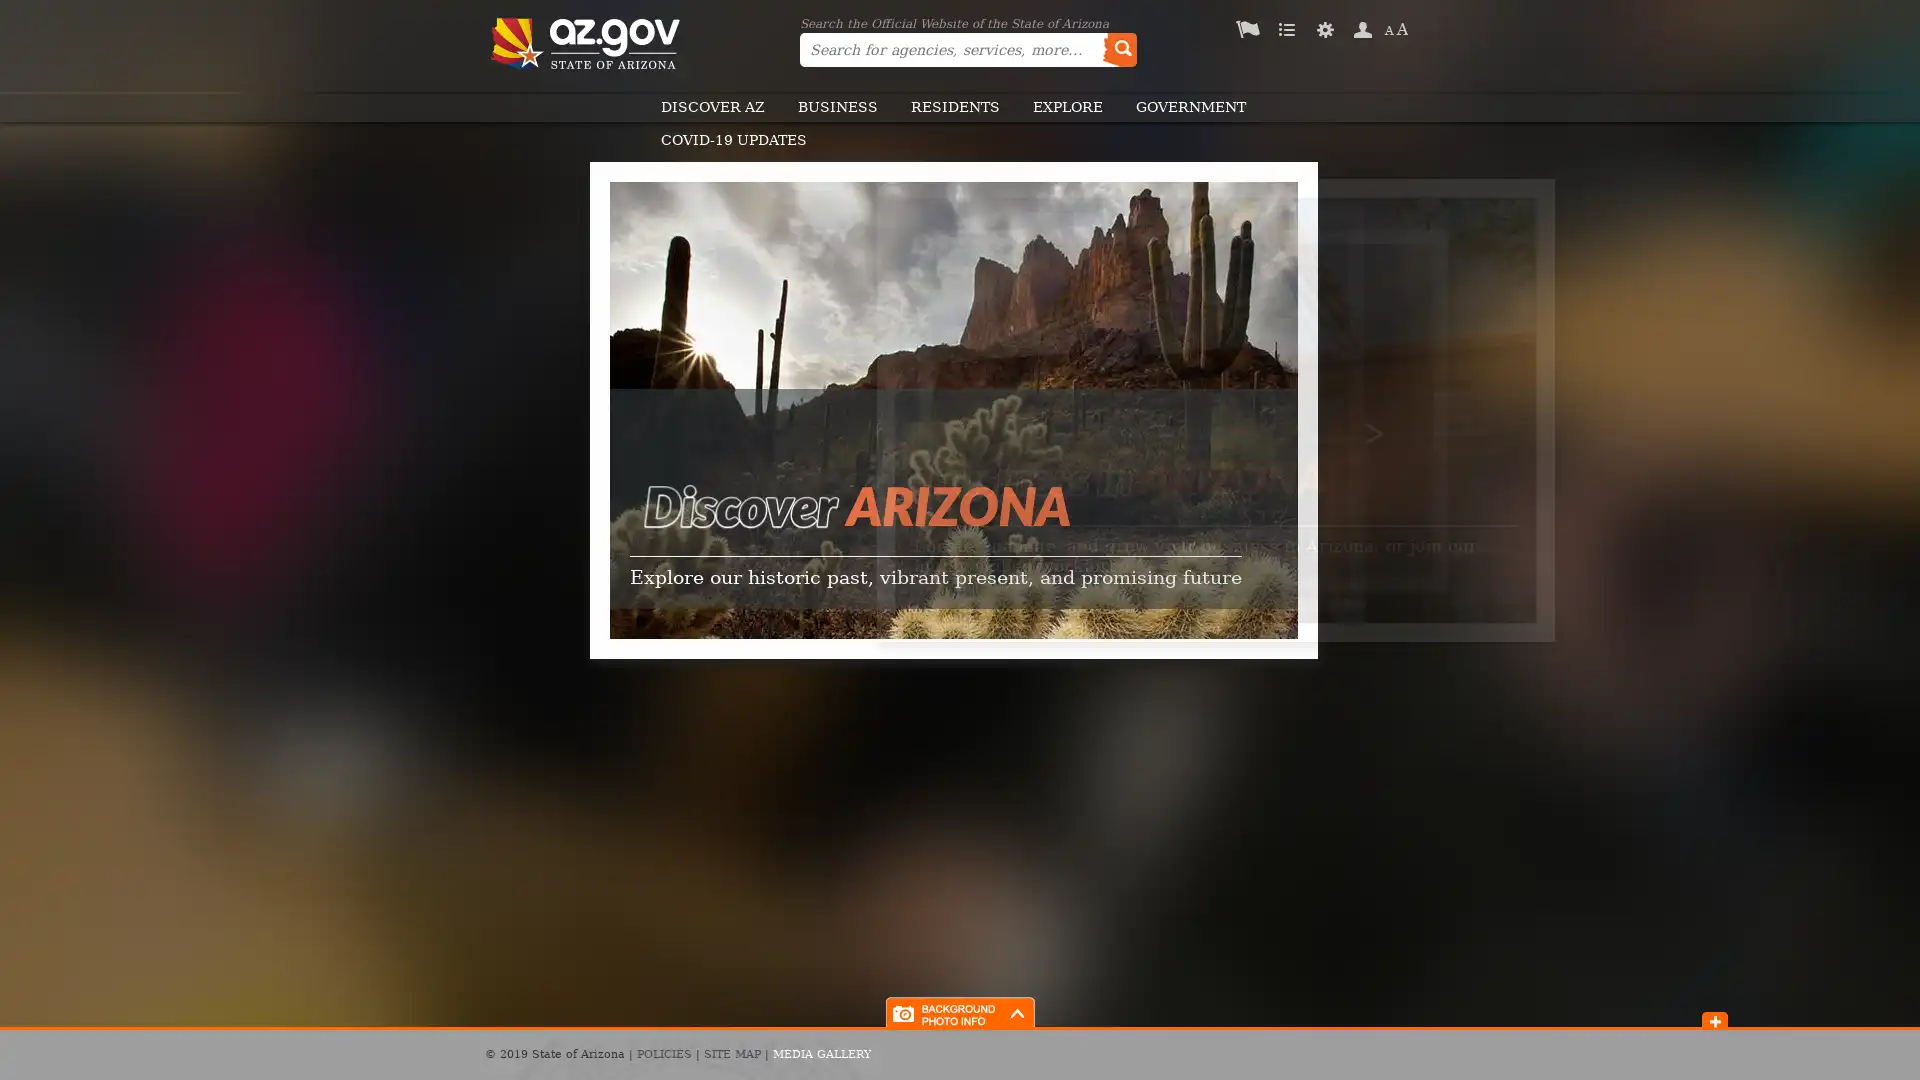  I want to click on Search, so click(1118, 49).